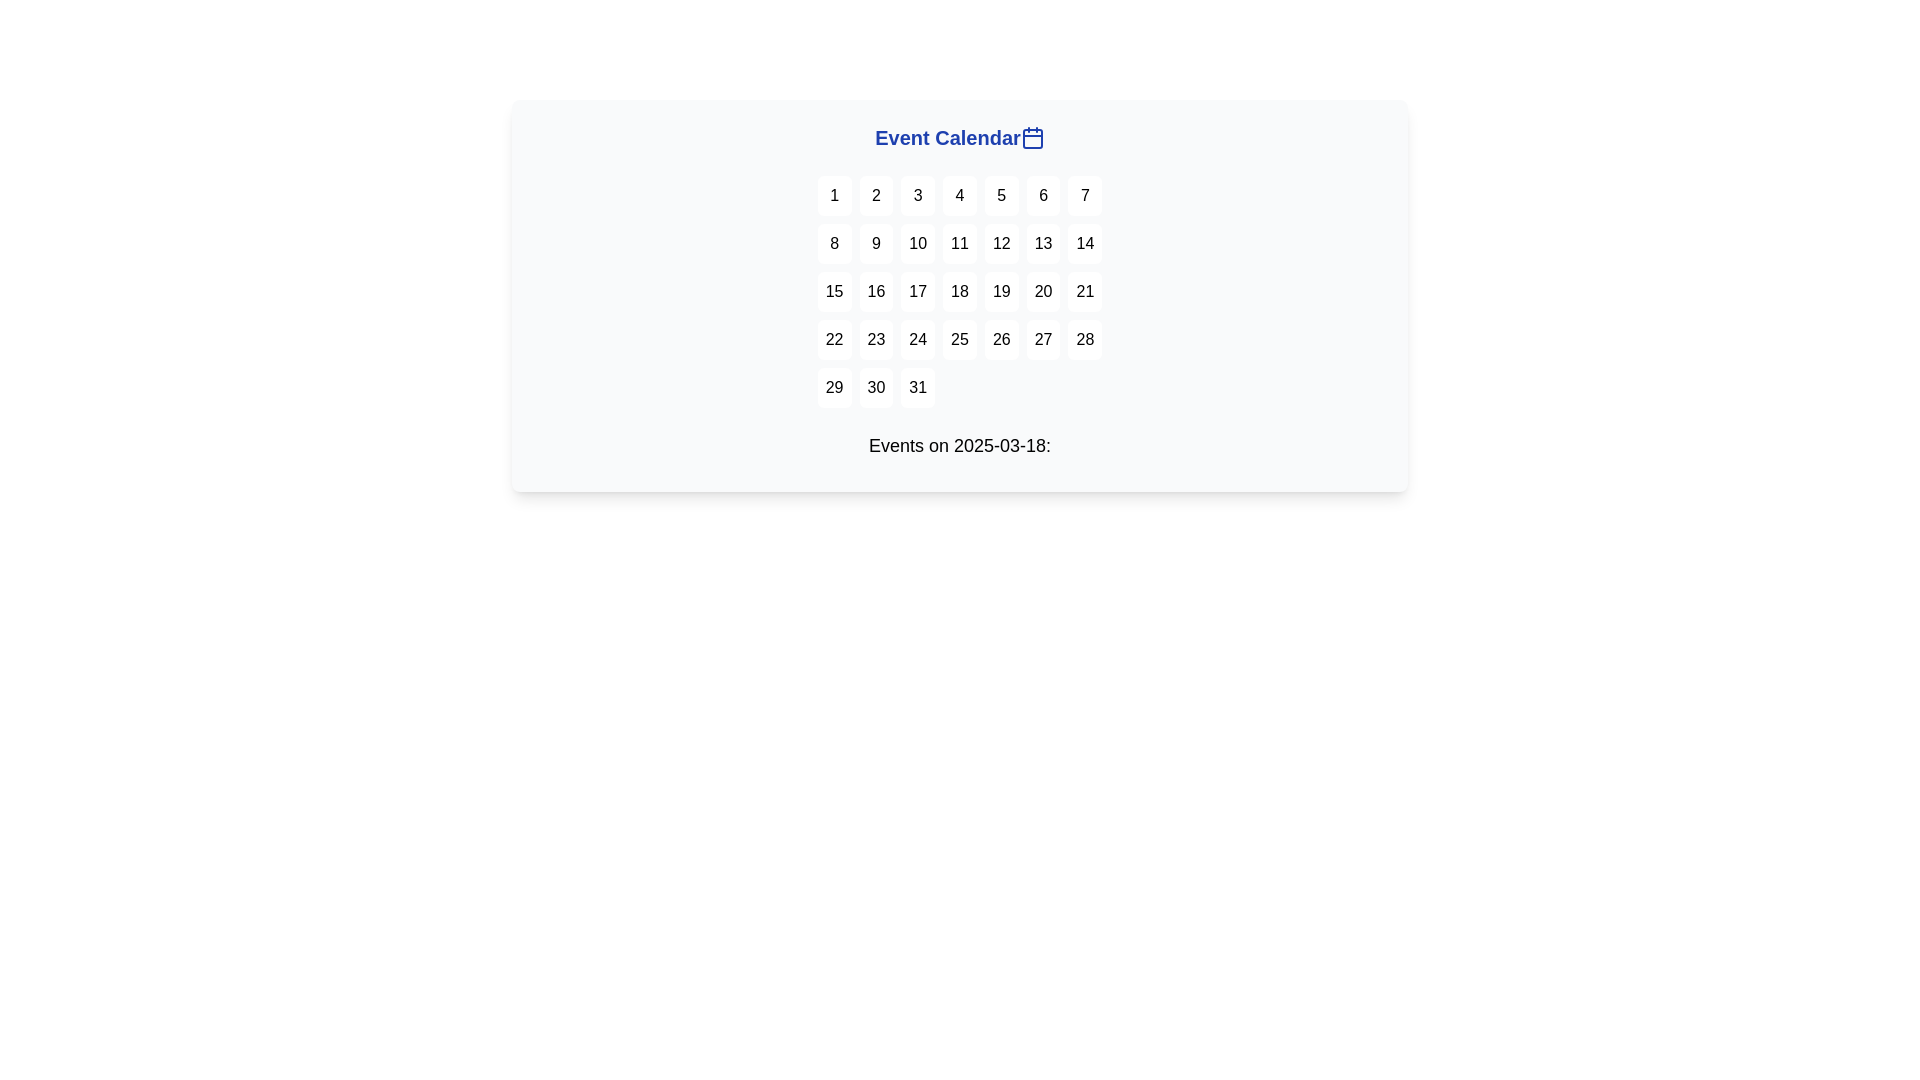 This screenshot has width=1920, height=1080. Describe the element at coordinates (917, 196) in the screenshot. I see `the white rounded rectangular button displaying the number '3' in a calendar layout` at that location.